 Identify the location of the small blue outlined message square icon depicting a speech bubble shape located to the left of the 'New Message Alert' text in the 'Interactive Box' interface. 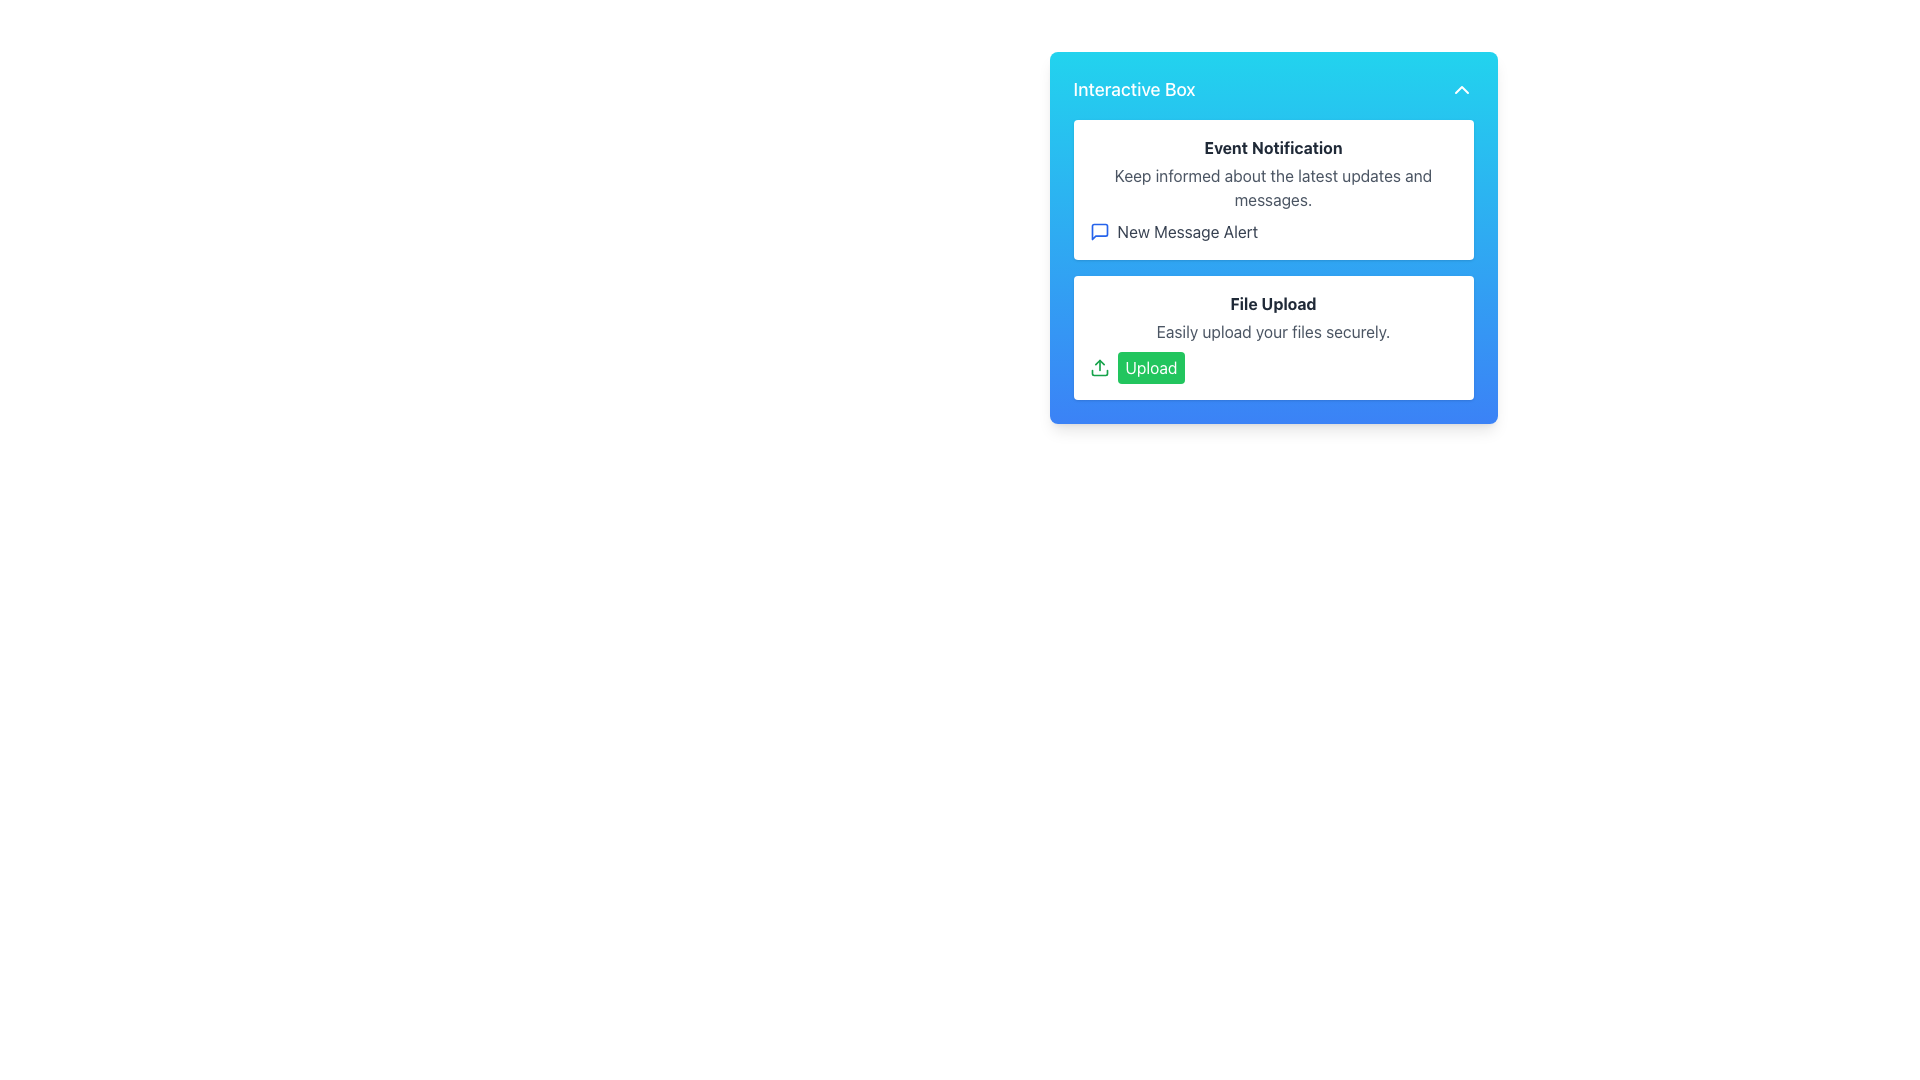
(1098, 230).